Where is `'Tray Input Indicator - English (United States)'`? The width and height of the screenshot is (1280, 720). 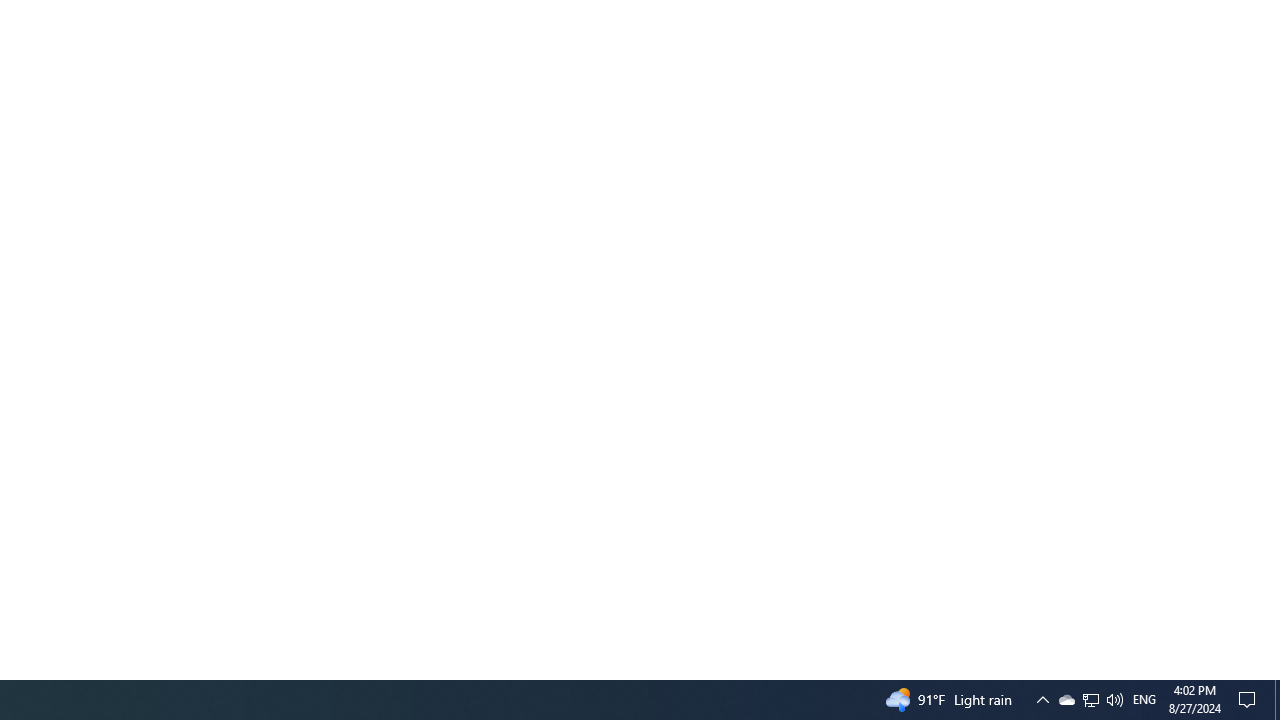 'Tray Input Indicator - English (United States)' is located at coordinates (1144, 698).